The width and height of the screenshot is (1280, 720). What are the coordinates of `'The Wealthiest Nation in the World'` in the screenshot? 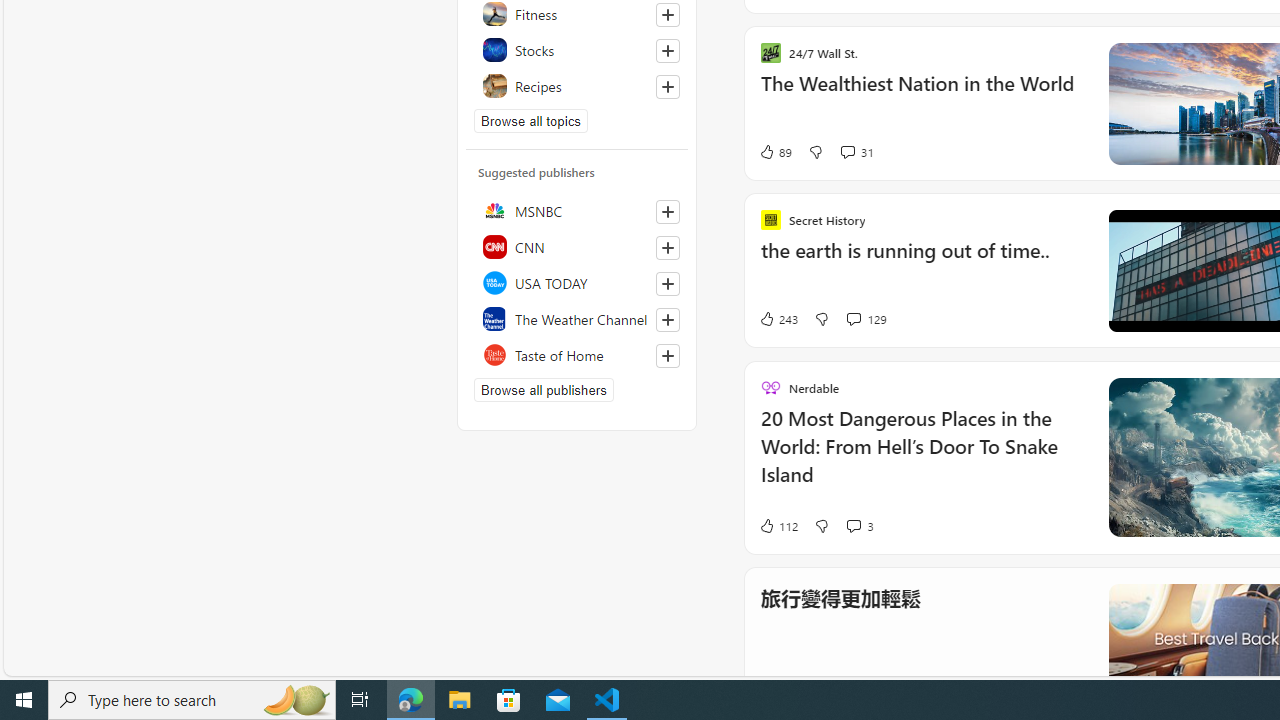 It's located at (921, 93).